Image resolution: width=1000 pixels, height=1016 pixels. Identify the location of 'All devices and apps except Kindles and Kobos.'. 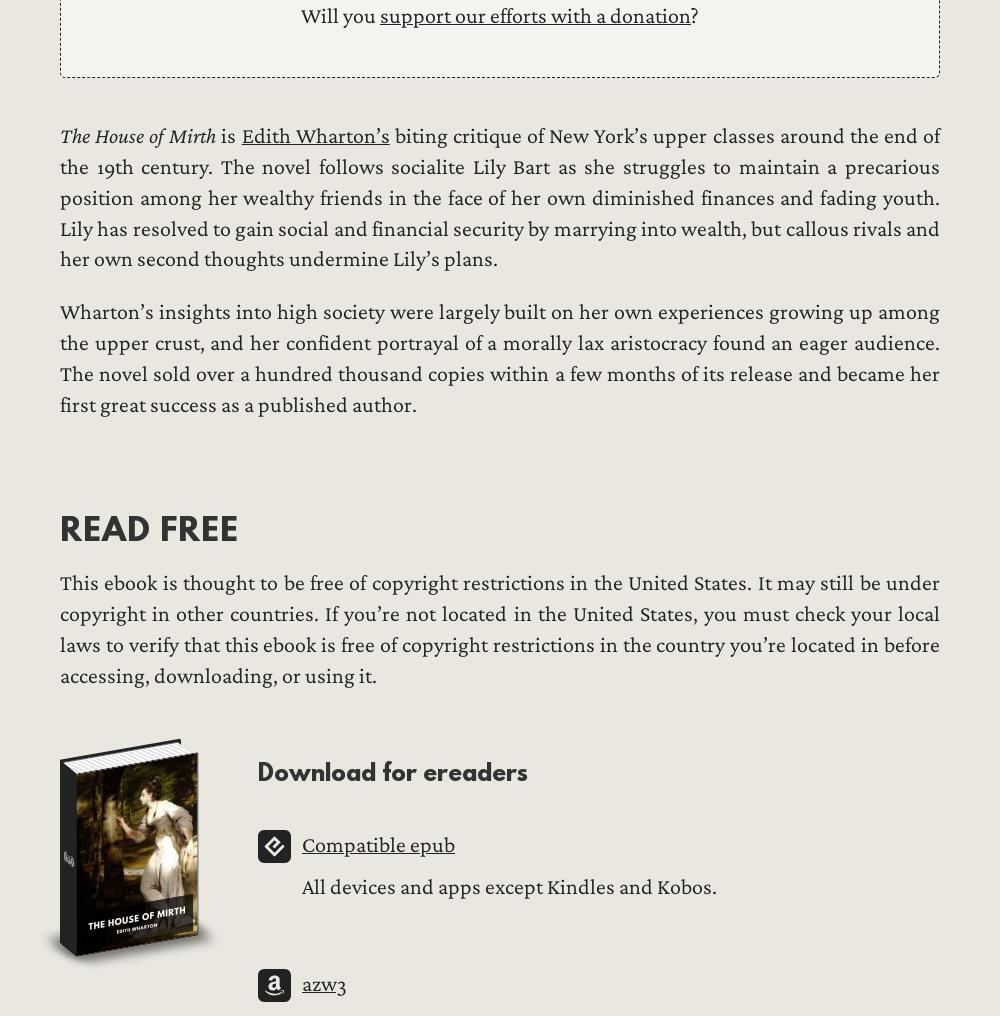
(509, 886).